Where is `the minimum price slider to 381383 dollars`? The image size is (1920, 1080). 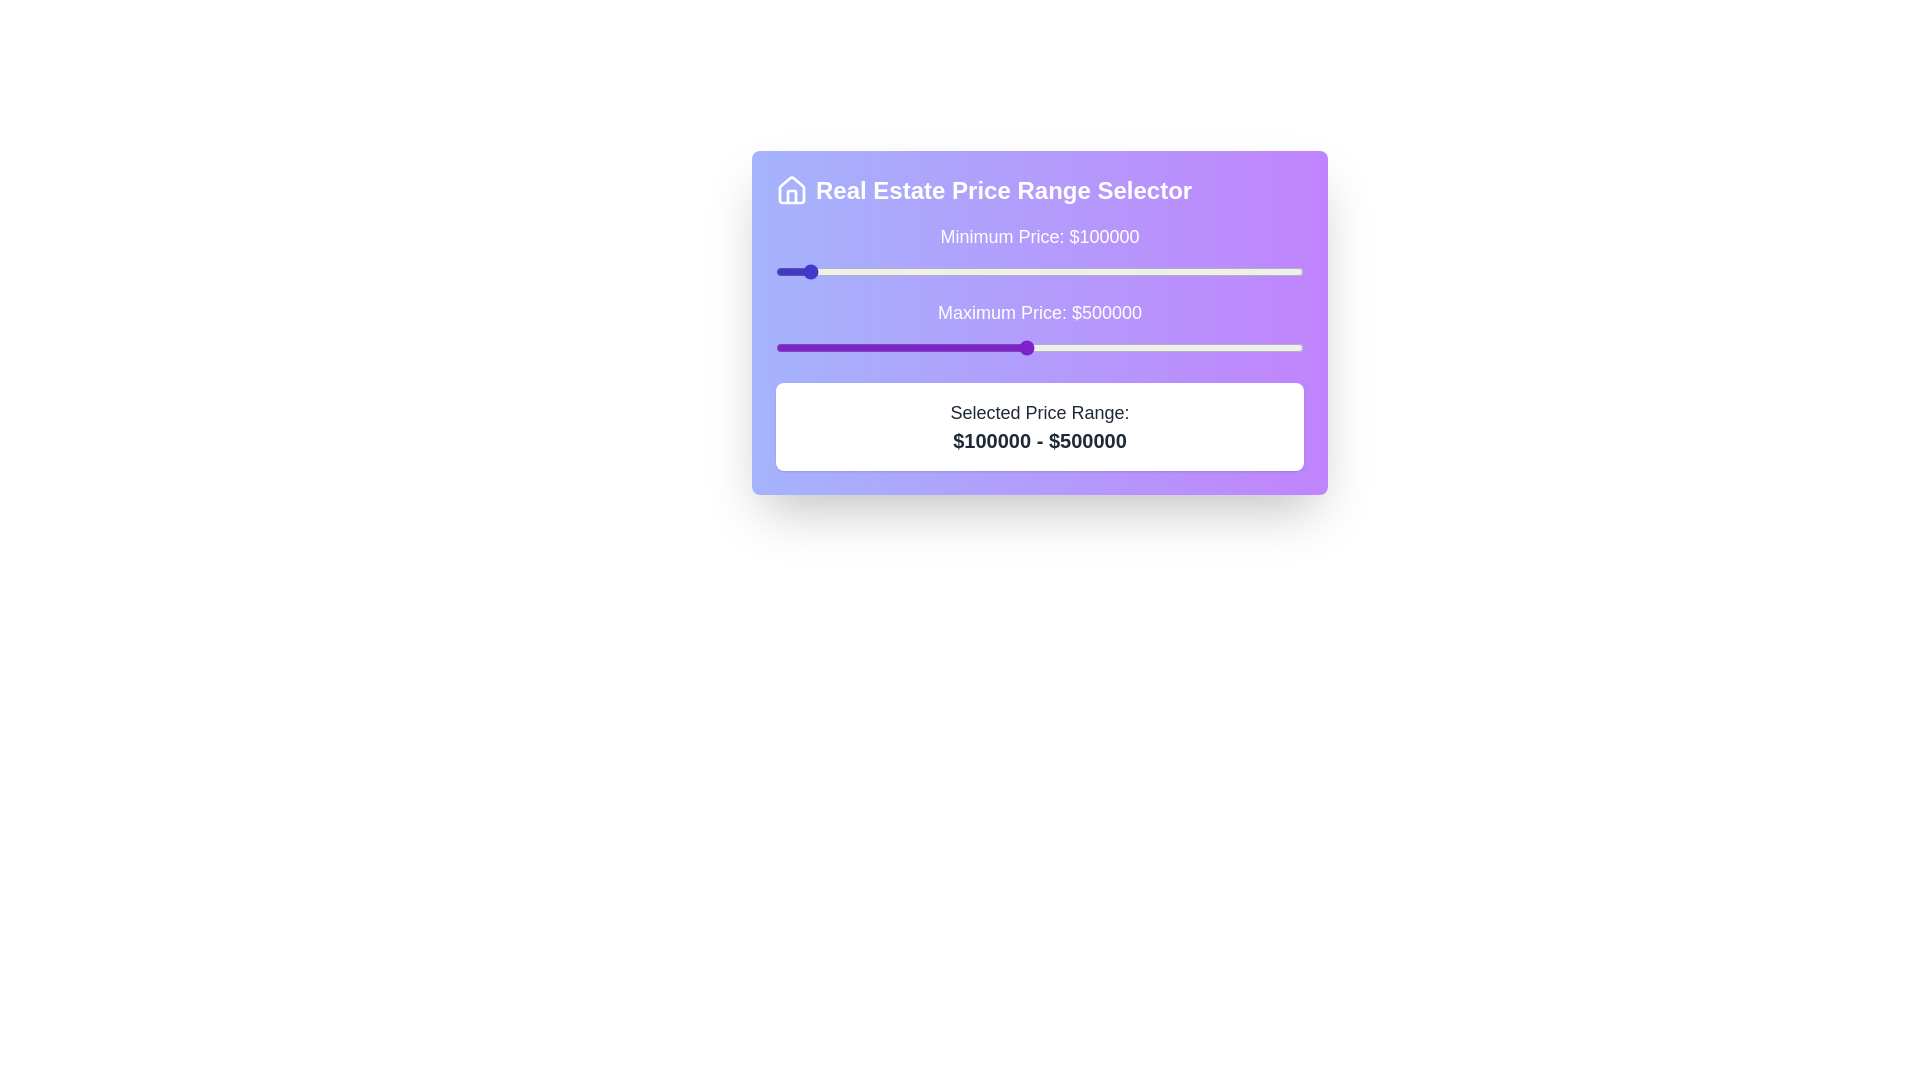
the minimum price slider to 381383 dollars is located at coordinates (960, 272).